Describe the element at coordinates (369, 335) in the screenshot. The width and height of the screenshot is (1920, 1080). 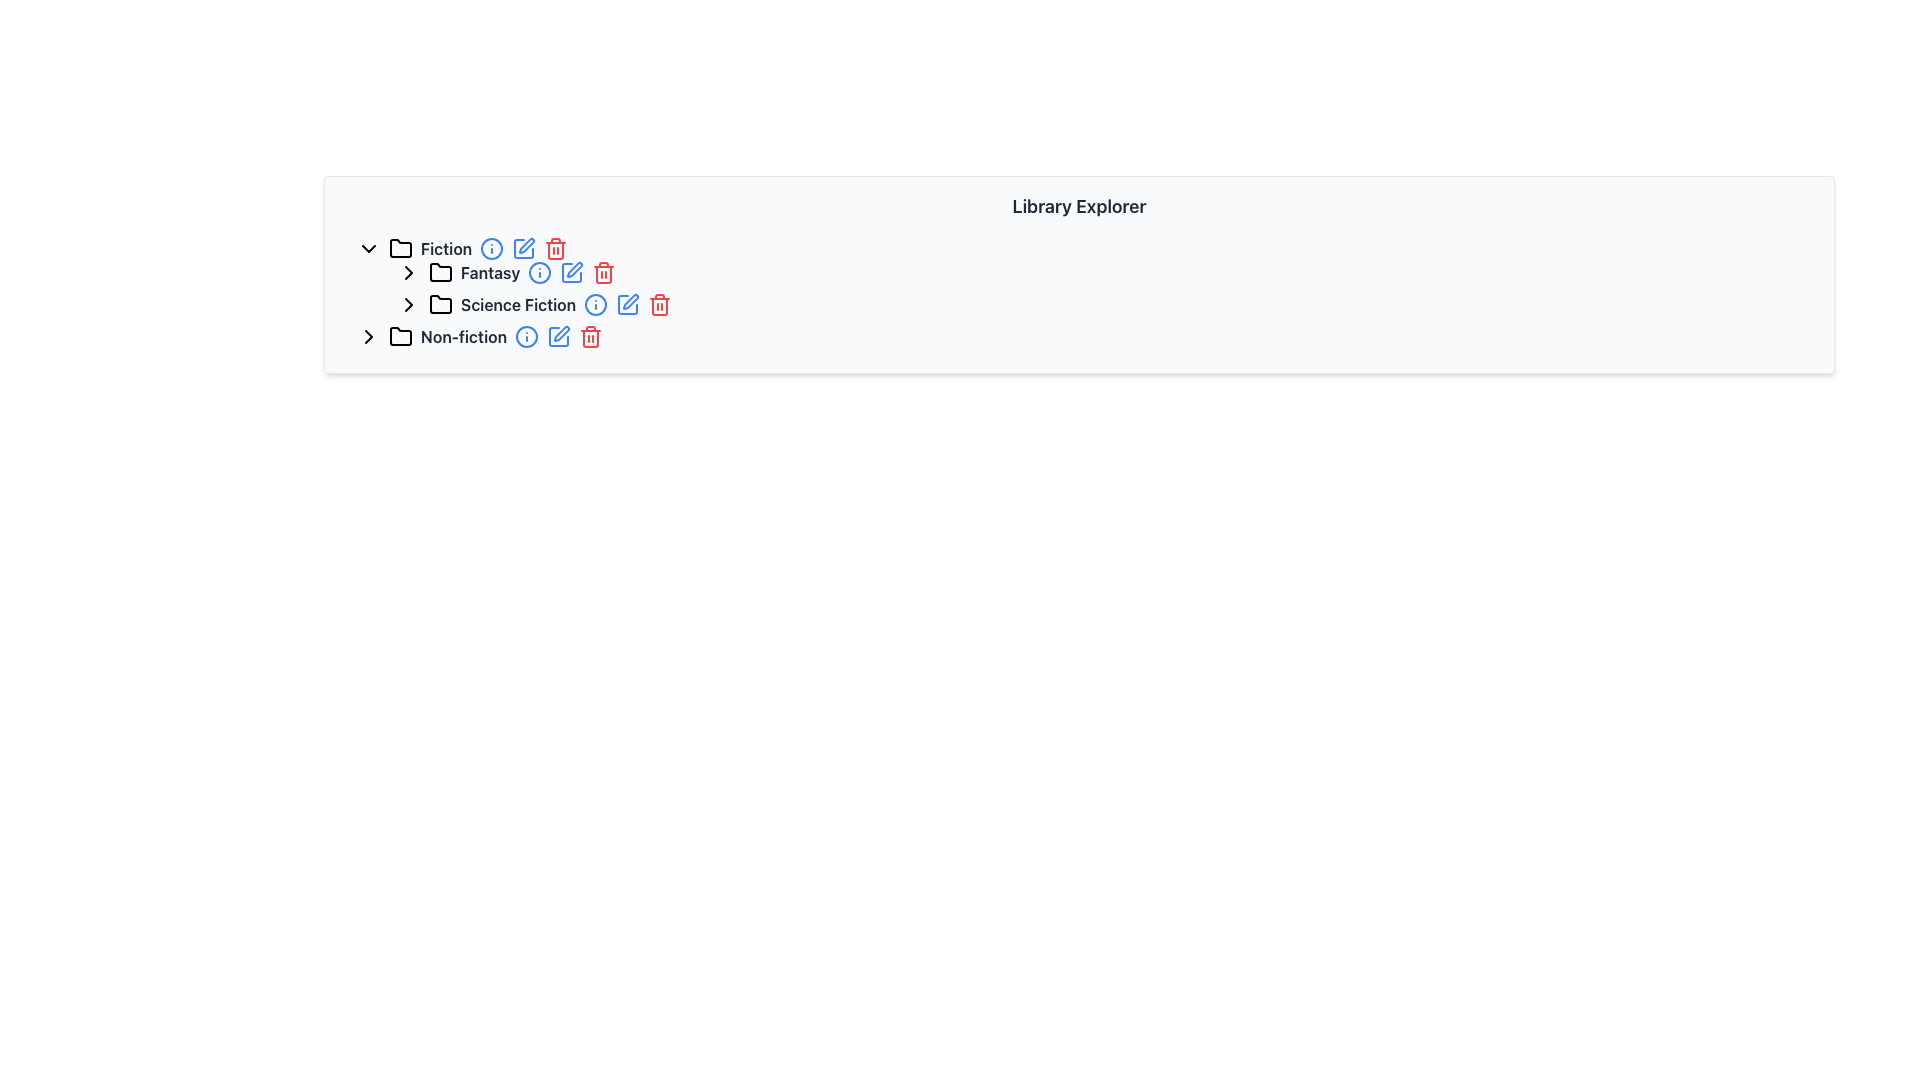
I see `the collapsible arrow indicator` at that location.